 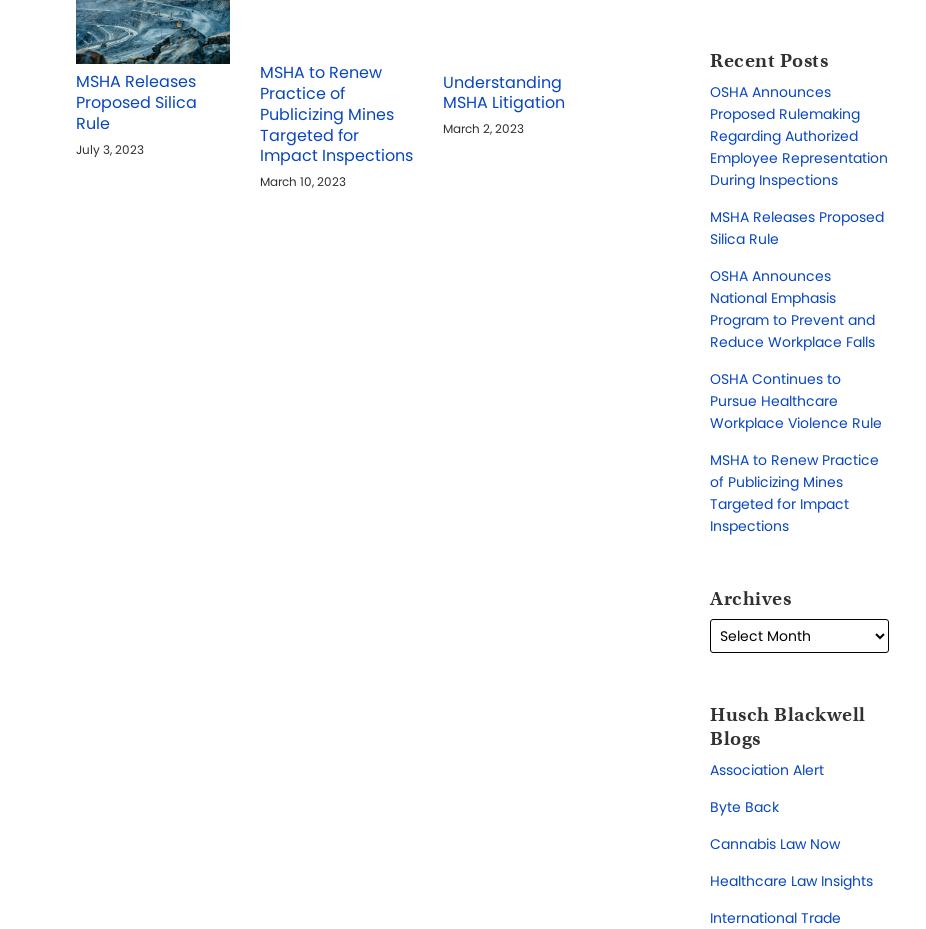 What do you see at coordinates (767, 768) in the screenshot?
I see `'Association Alert'` at bounding box center [767, 768].